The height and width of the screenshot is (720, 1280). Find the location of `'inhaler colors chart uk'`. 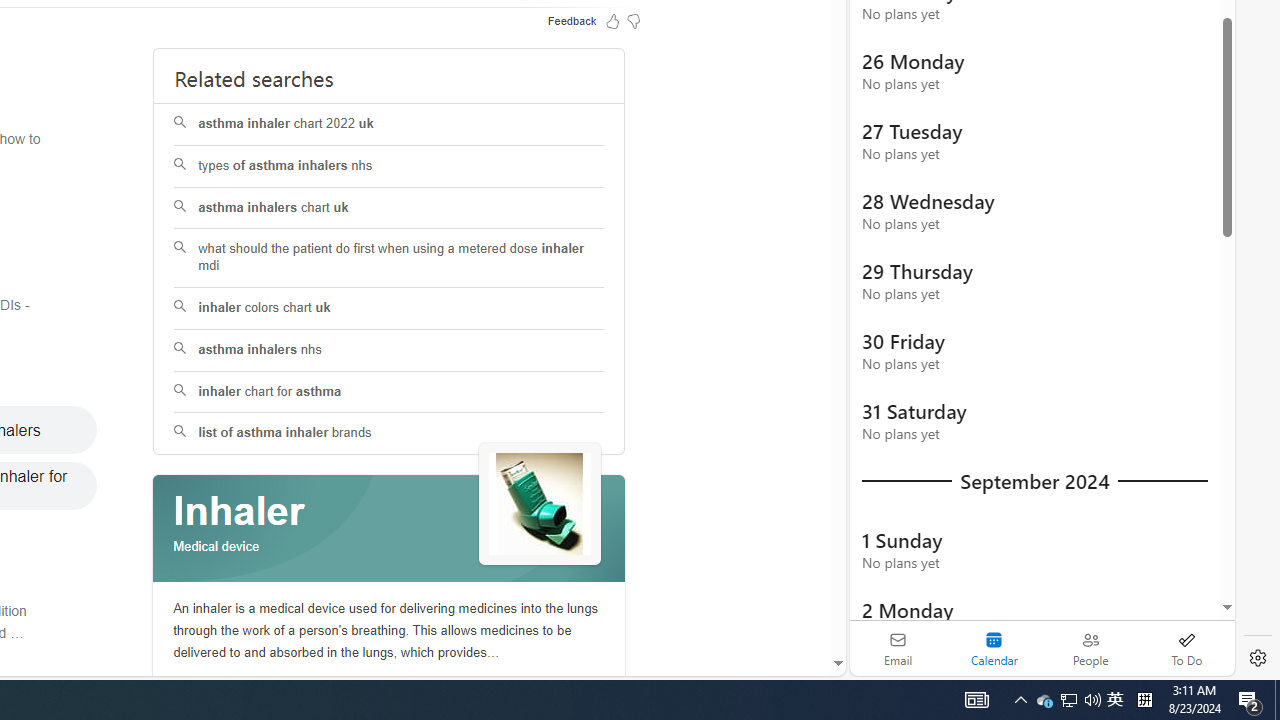

'inhaler colors chart uk' is located at coordinates (389, 308).